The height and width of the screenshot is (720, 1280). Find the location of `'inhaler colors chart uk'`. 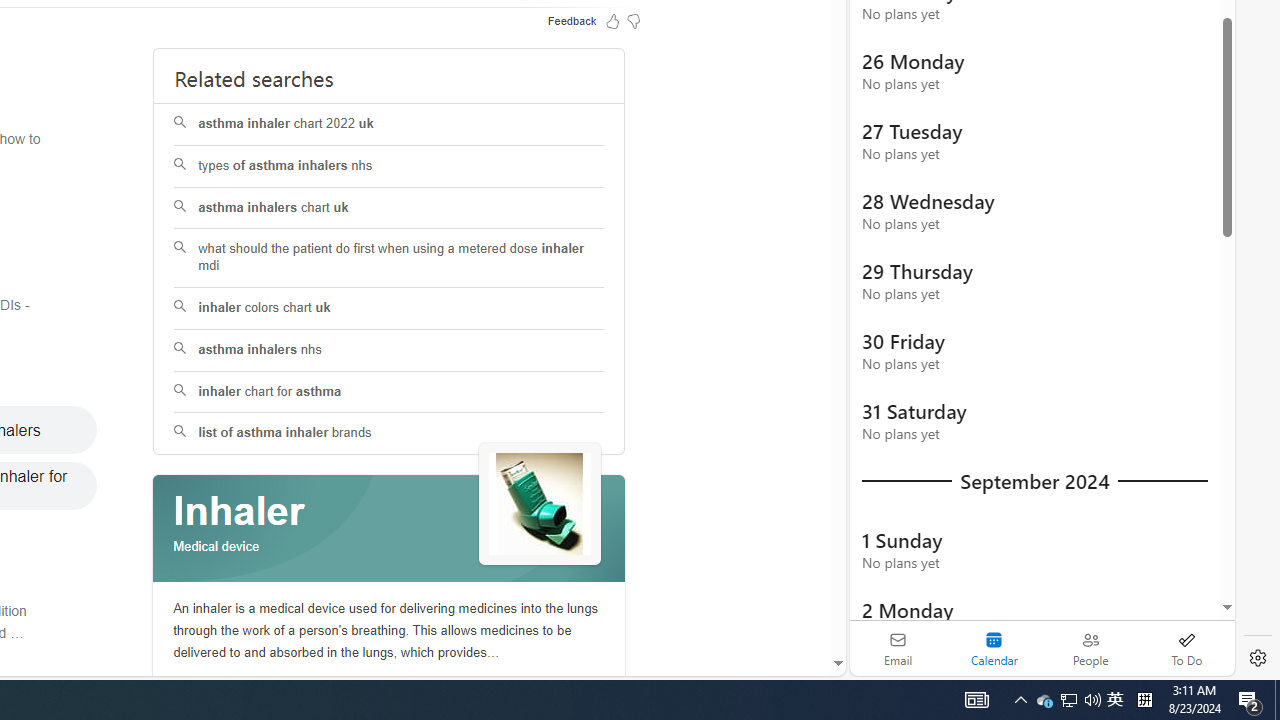

'inhaler colors chart uk' is located at coordinates (389, 308).